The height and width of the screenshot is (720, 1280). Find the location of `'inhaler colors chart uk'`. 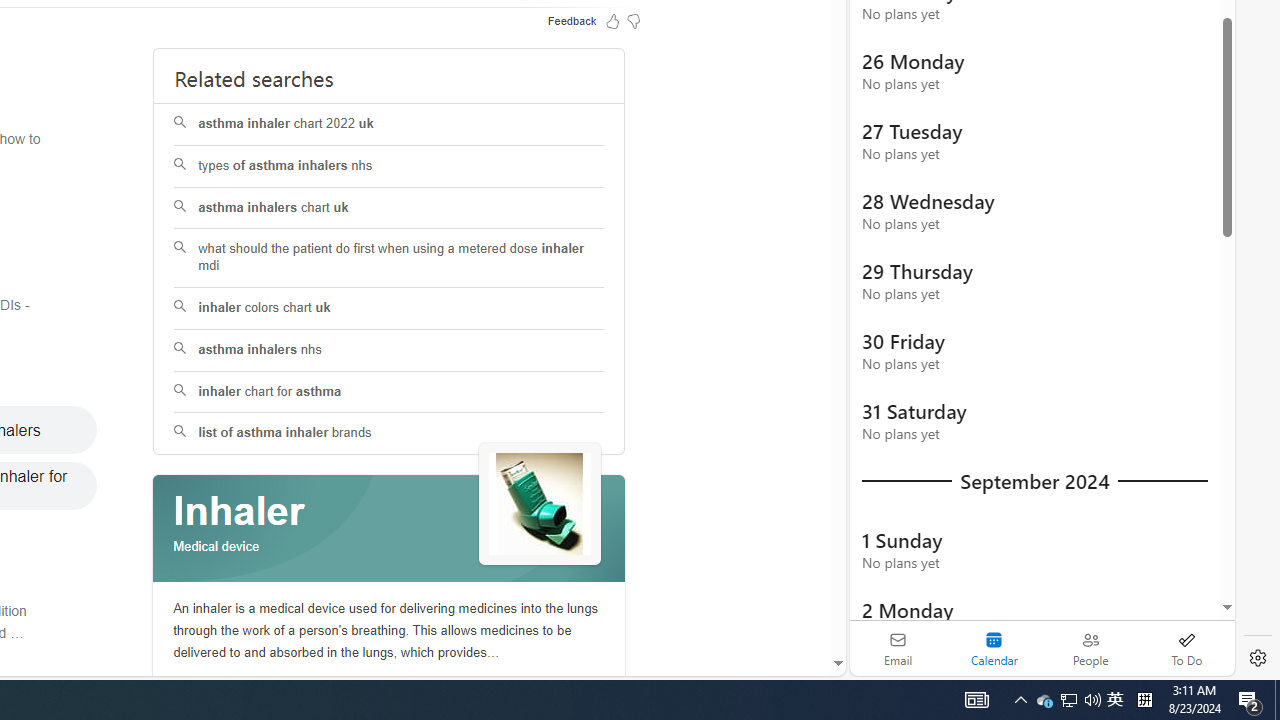

'inhaler colors chart uk' is located at coordinates (389, 308).